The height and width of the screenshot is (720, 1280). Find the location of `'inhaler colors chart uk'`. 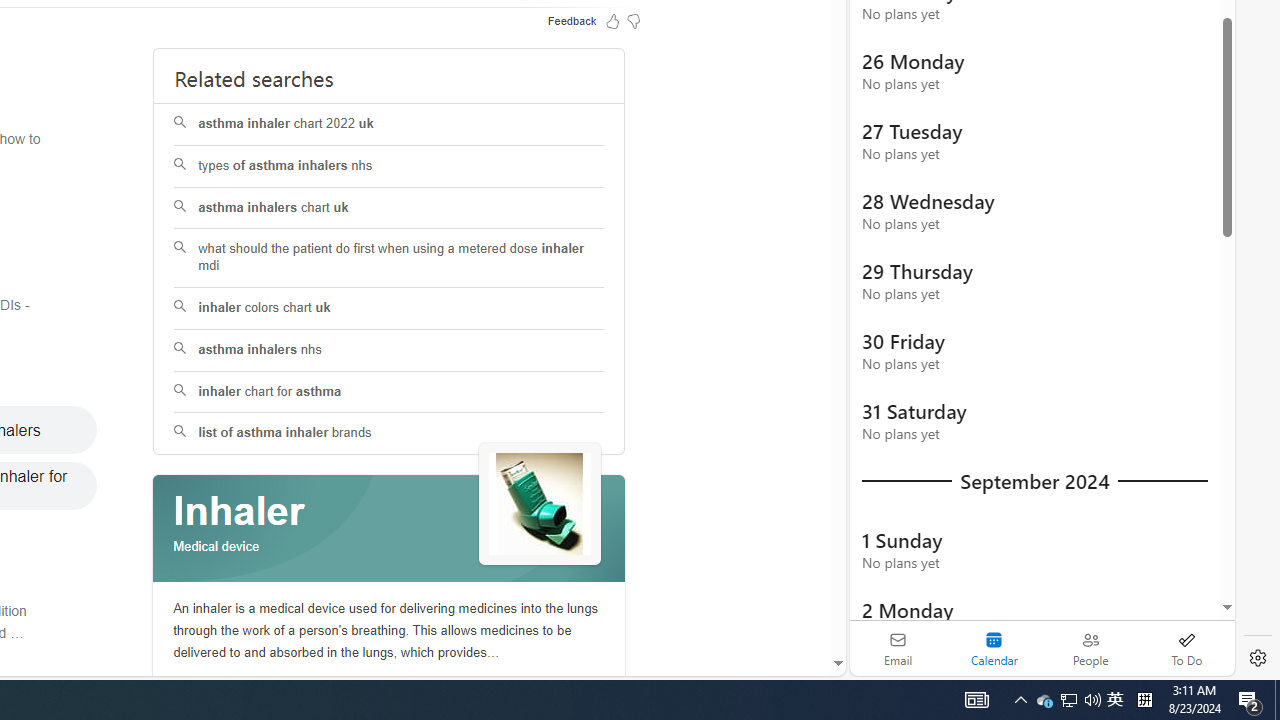

'inhaler colors chart uk' is located at coordinates (389, 308).